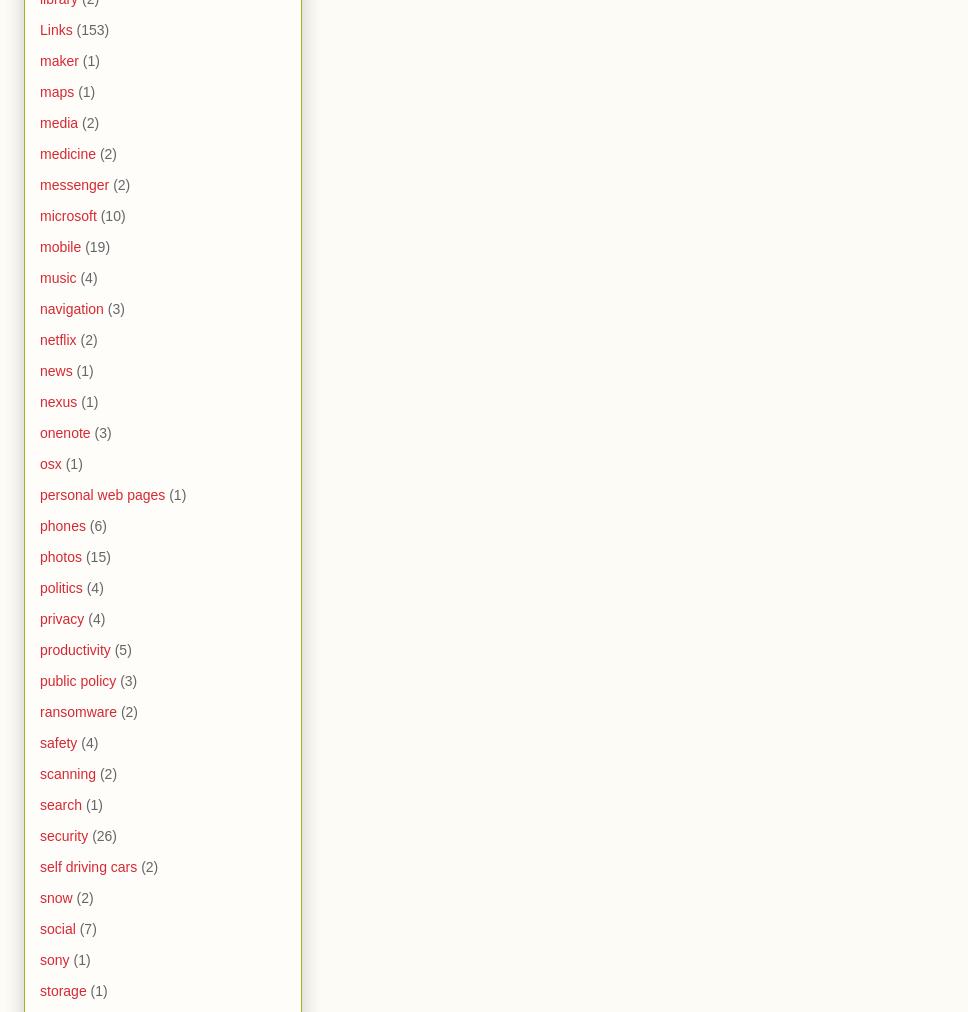 Image resolution: width=968 pixels, height=1012 pixels. Describe the element at coordinates (59, 247) in the screenshot. I see `'mobile'` at that location.